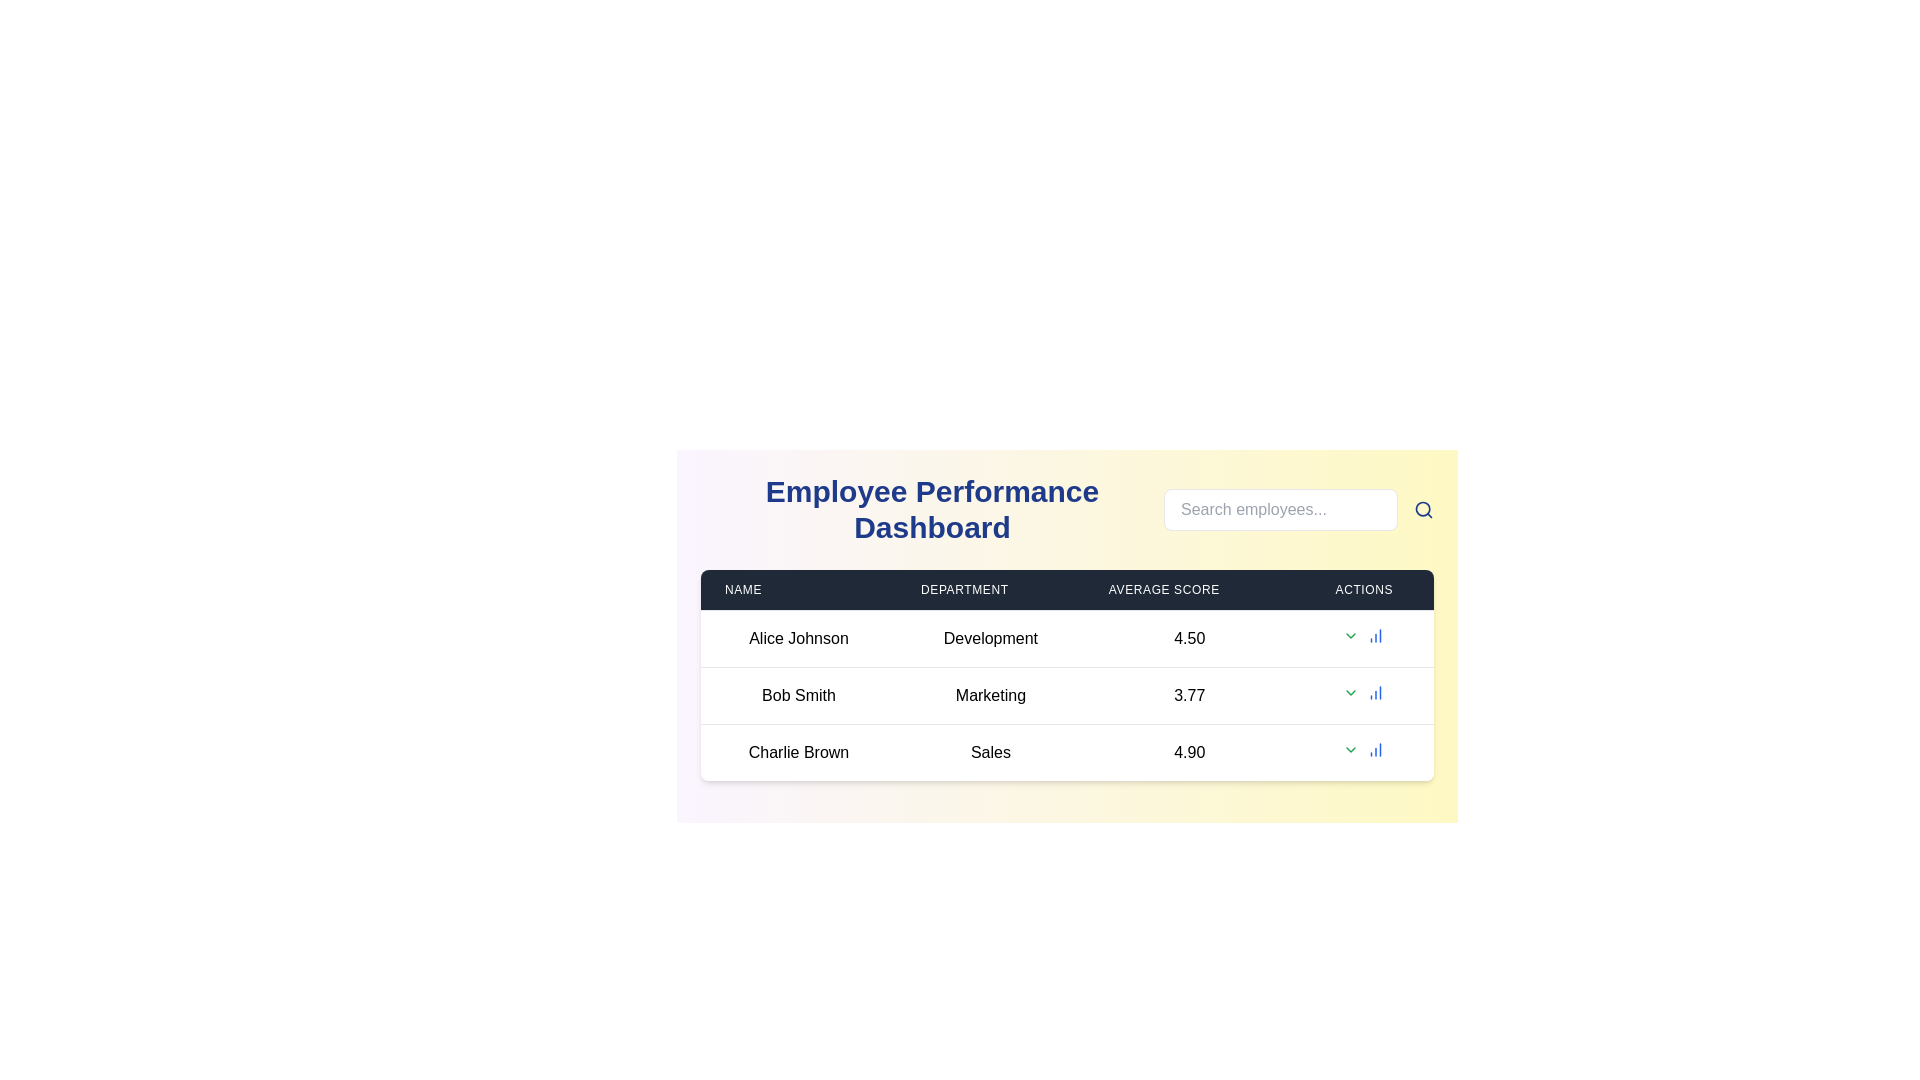  I want to click on the label displaying 'Alice Johnson' in the 'Name' column of the table, which is the first entry in the row, so click(798, 639).